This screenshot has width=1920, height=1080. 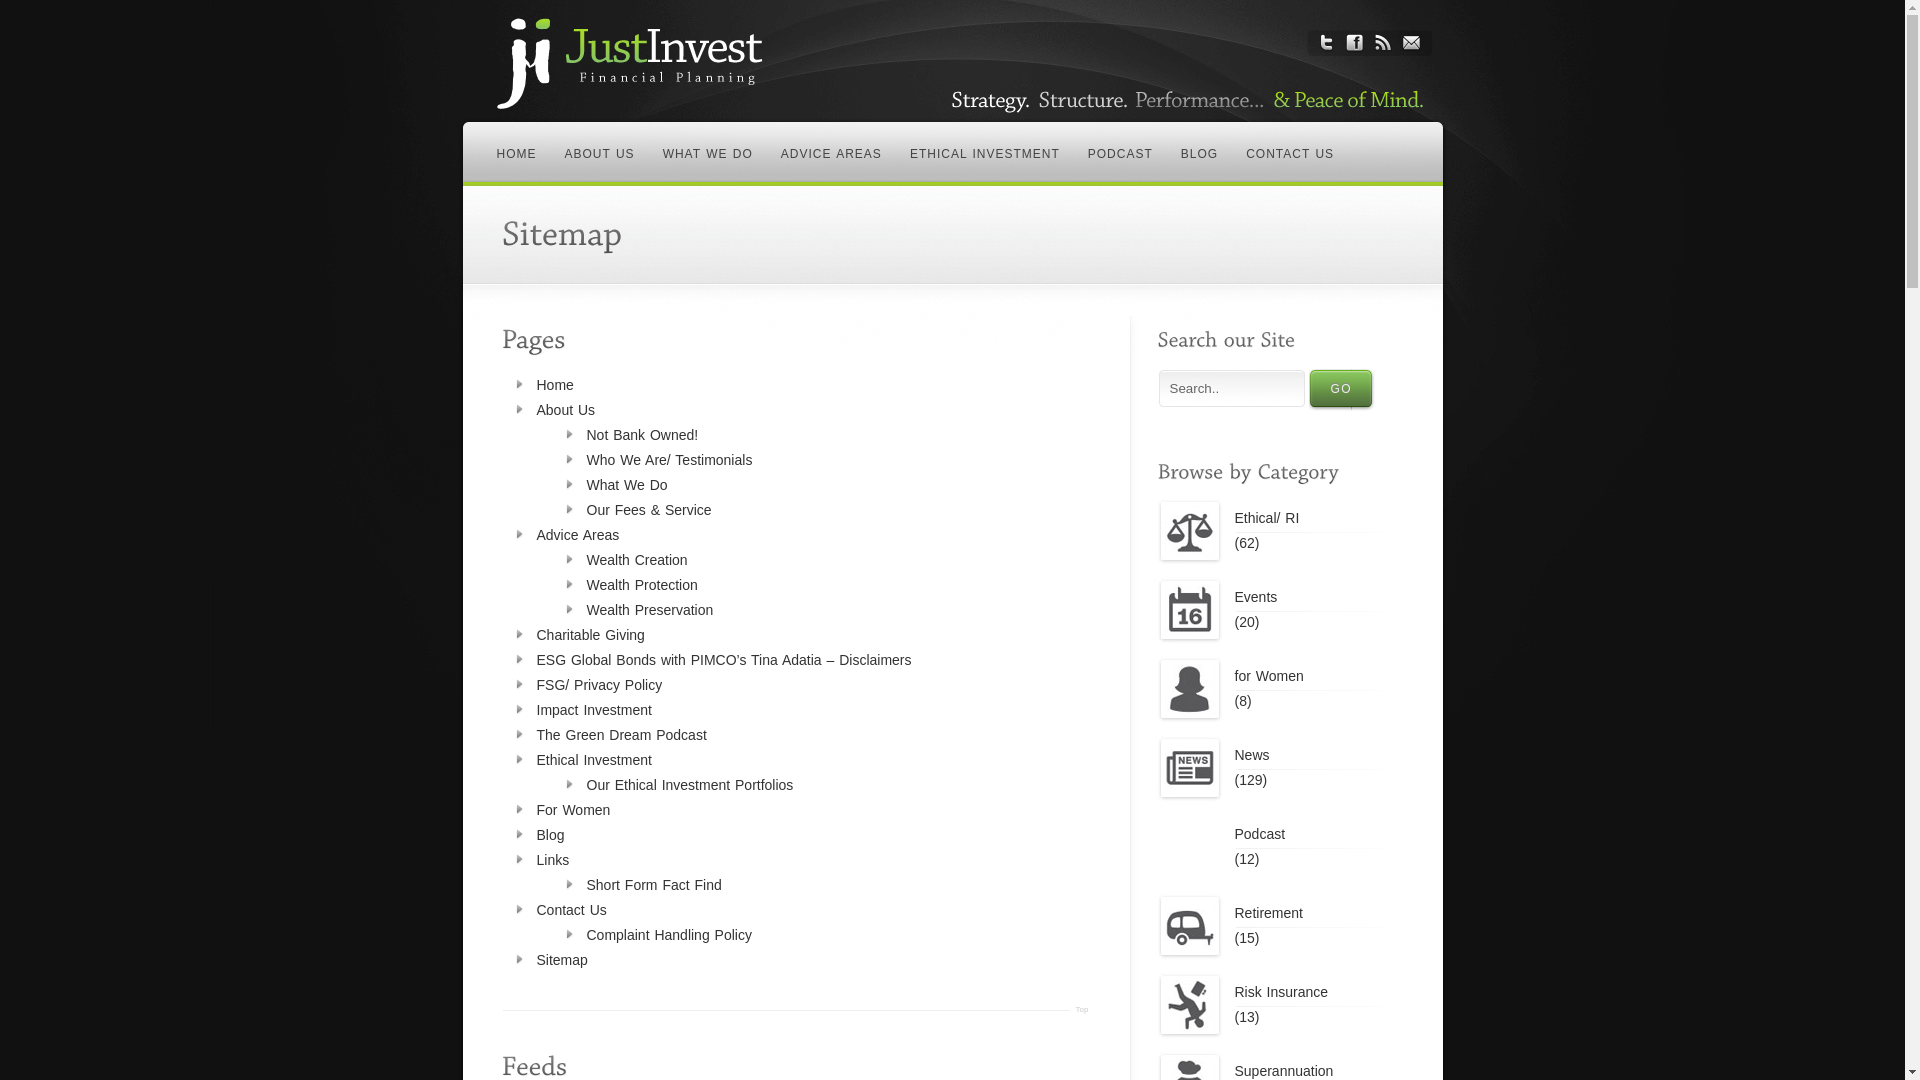 What do you see at coordinates (1309, 596) in the screenshot?
I see `'Events'` at bounding box center [1309, 596].